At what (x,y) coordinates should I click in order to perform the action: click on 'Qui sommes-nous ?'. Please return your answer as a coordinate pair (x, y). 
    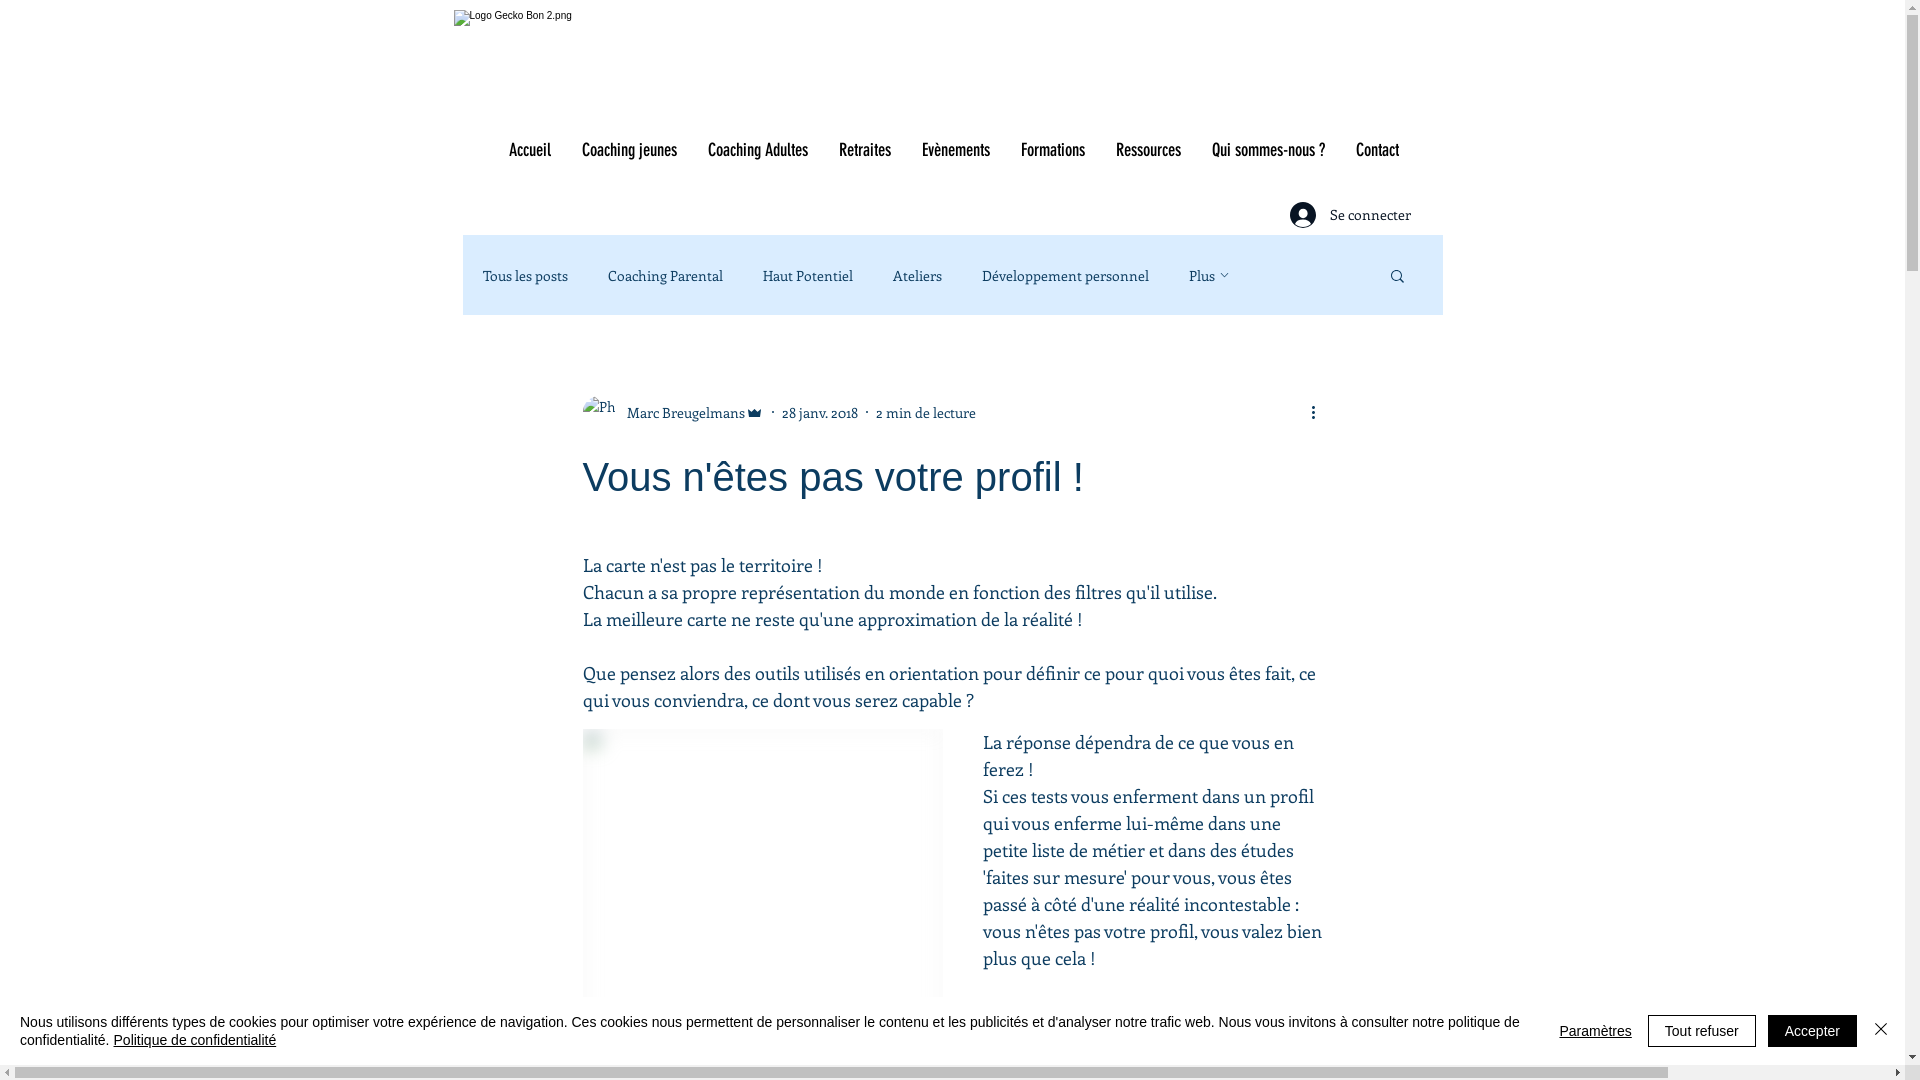
    Looking at the image, I should click on (1266, 149).